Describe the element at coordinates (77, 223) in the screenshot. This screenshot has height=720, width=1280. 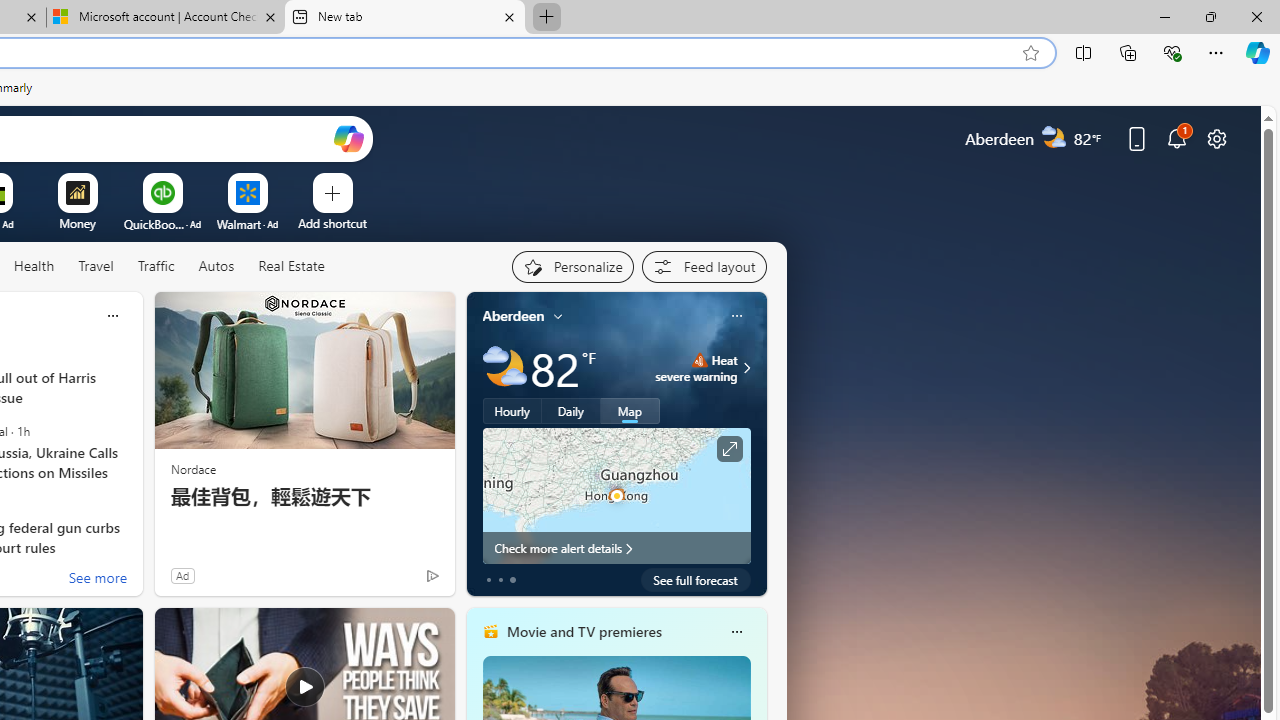
I see `'Money'` at that location.